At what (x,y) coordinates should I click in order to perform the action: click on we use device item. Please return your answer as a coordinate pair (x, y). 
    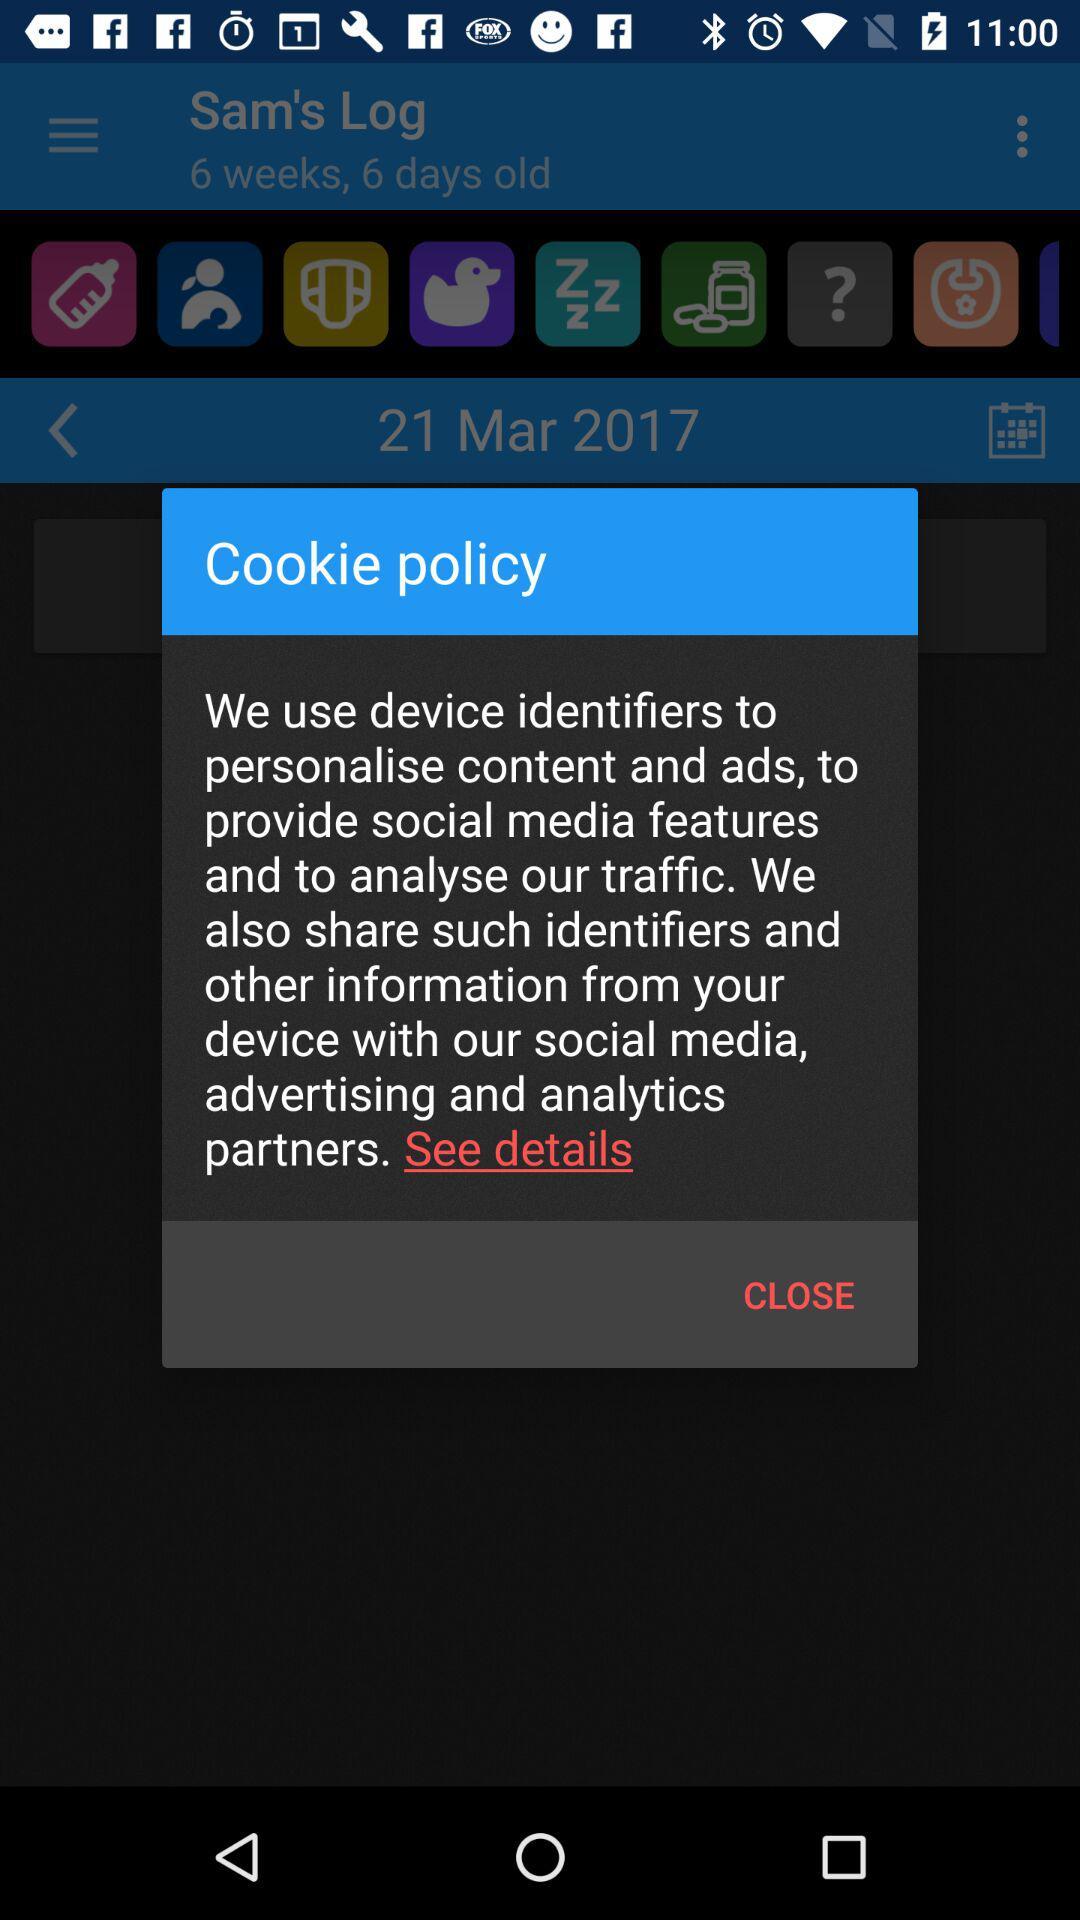
    Looking at the image, I should click on (540, 927).